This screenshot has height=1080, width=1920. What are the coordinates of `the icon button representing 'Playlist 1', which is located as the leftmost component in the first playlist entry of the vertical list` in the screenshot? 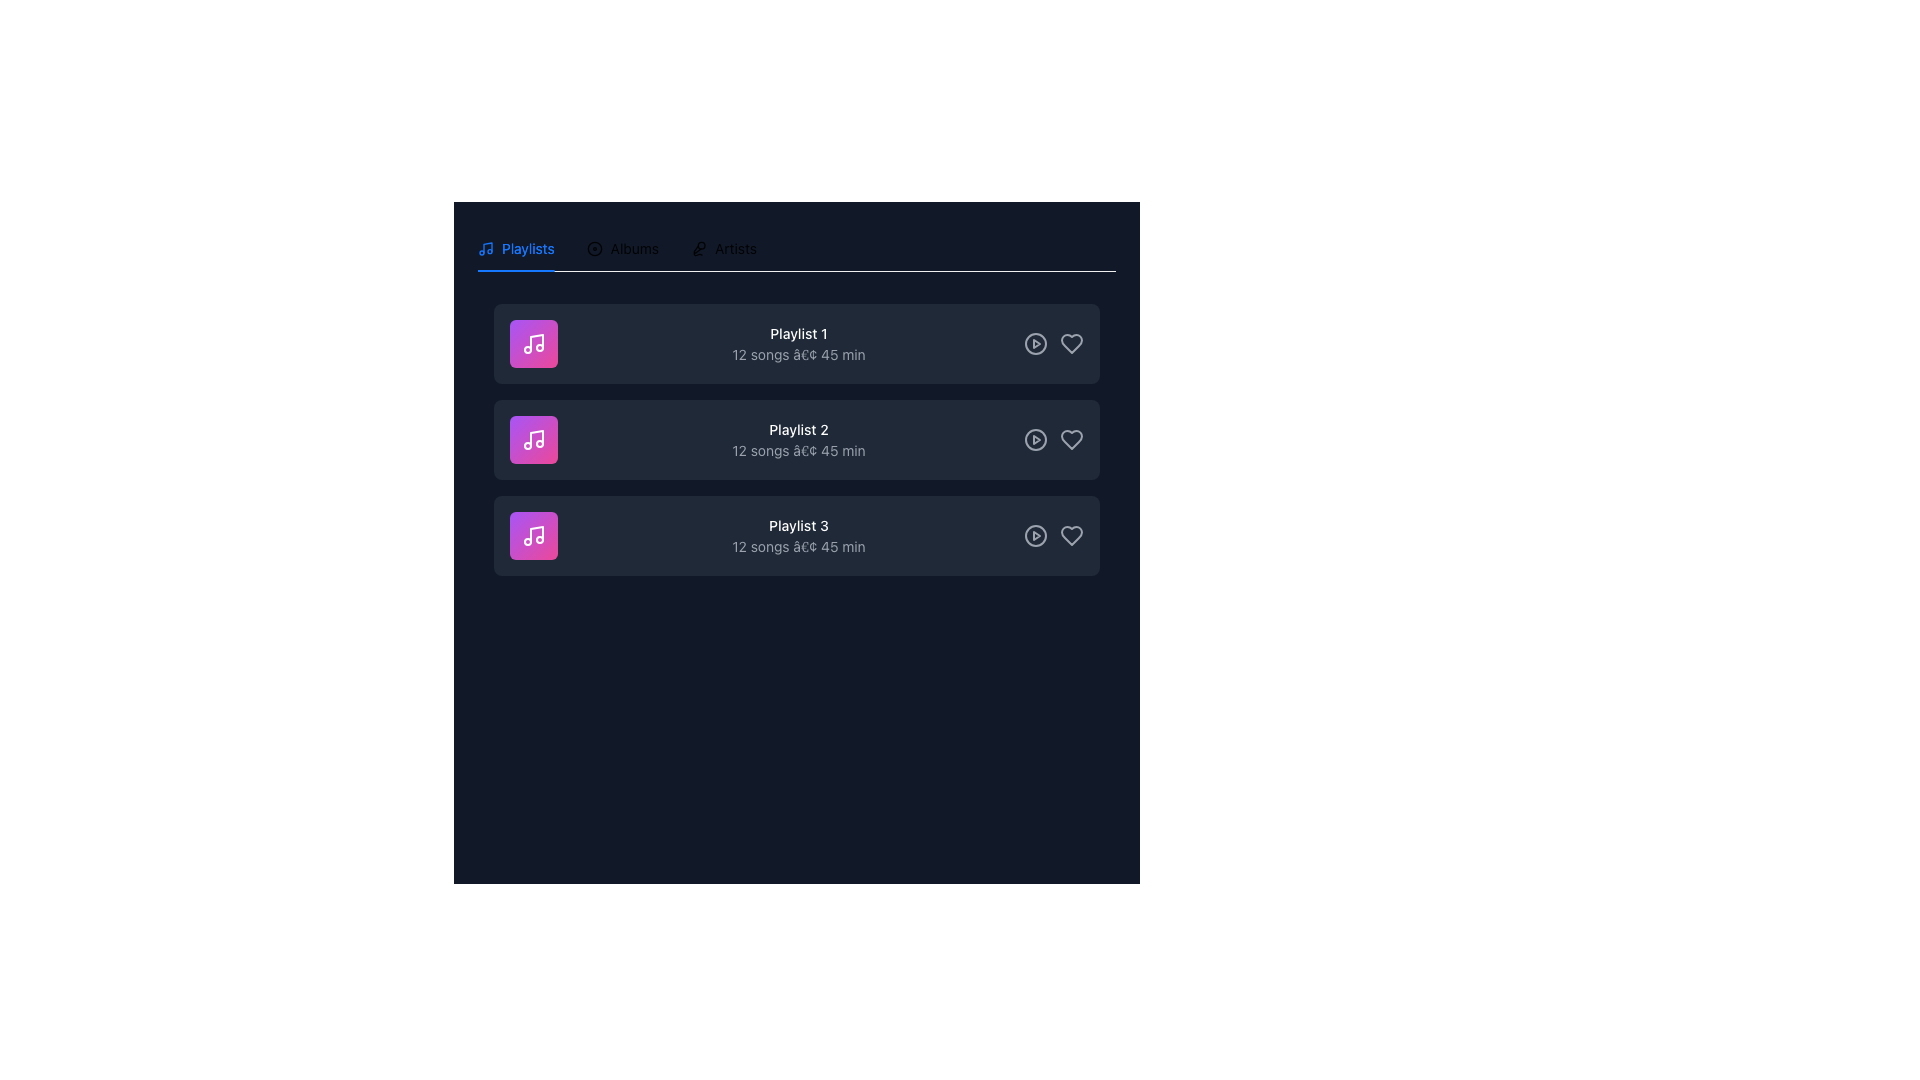 It's located at (533, 342).